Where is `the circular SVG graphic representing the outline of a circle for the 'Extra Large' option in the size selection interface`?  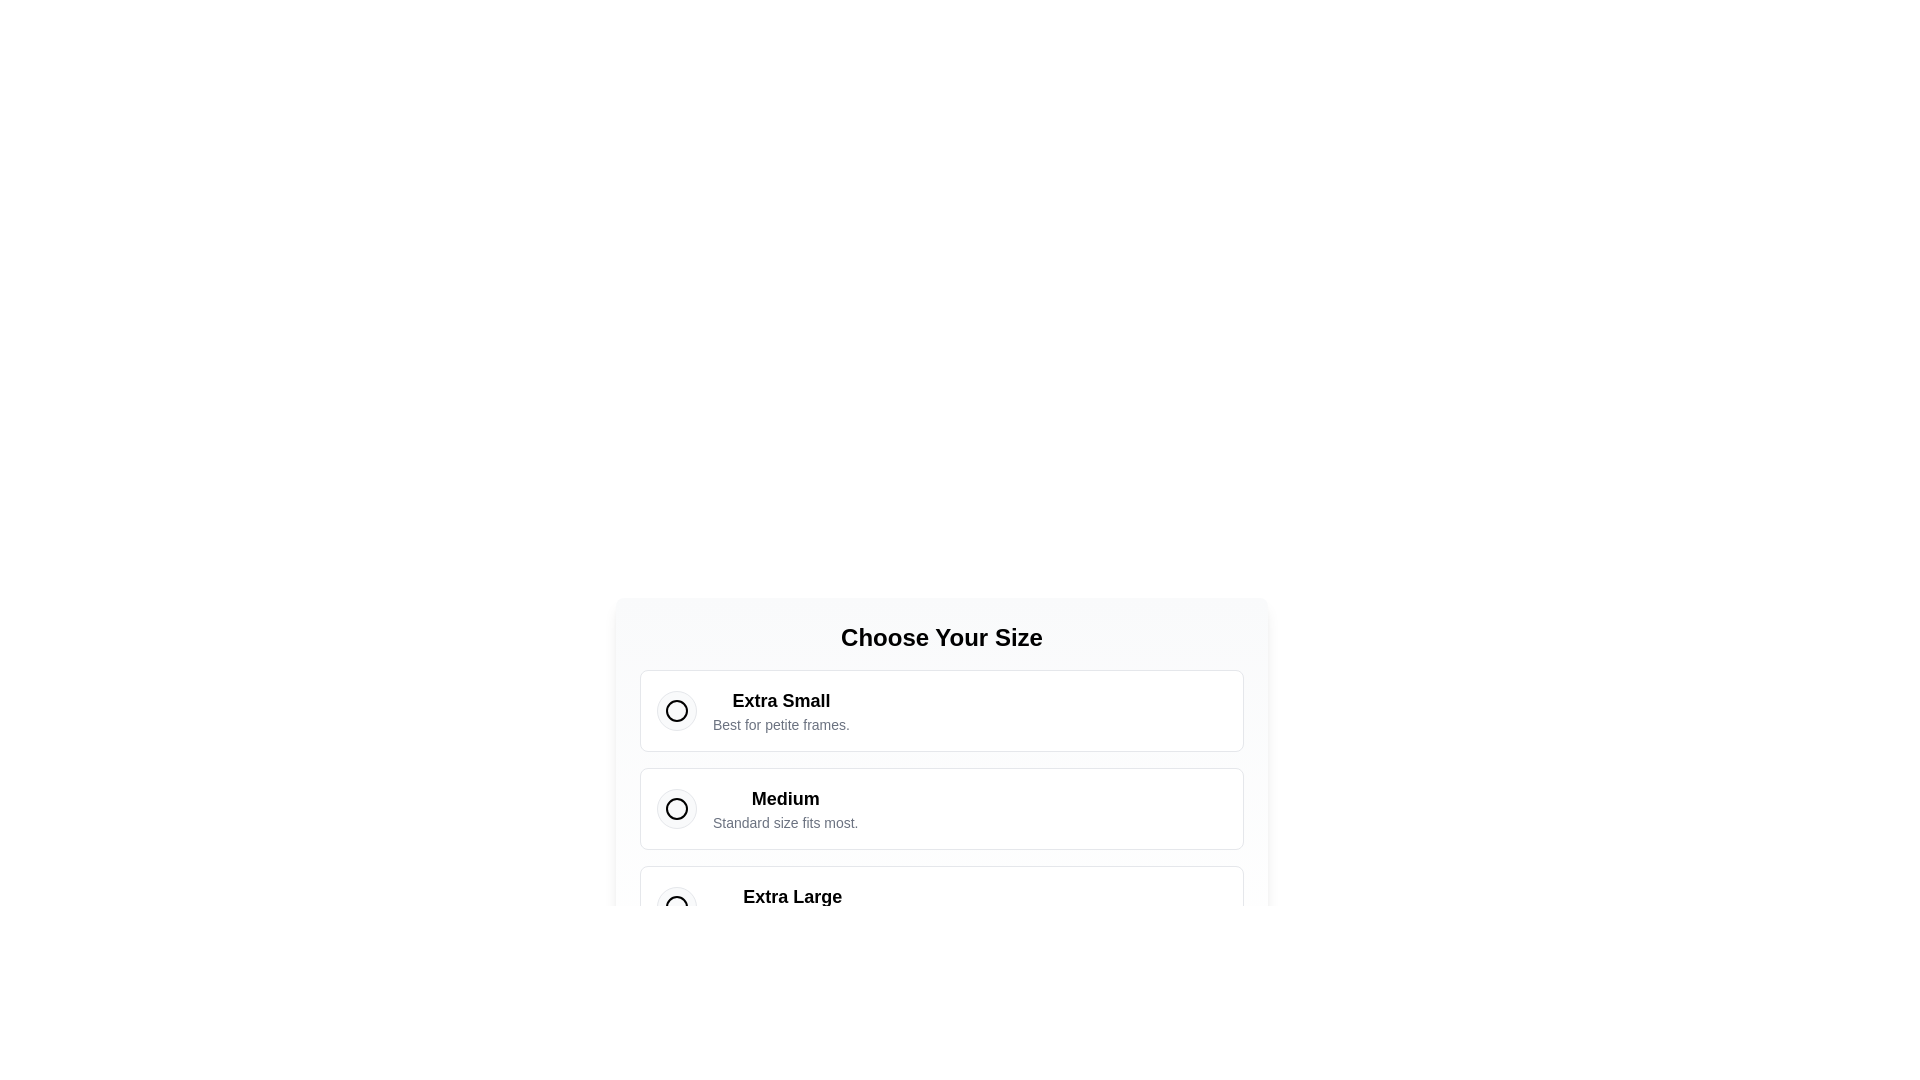 the circular SVG graphic representing the outline of a circle for the 'Extra Large' option in the size selection interface is located at coordinates (676, 906).